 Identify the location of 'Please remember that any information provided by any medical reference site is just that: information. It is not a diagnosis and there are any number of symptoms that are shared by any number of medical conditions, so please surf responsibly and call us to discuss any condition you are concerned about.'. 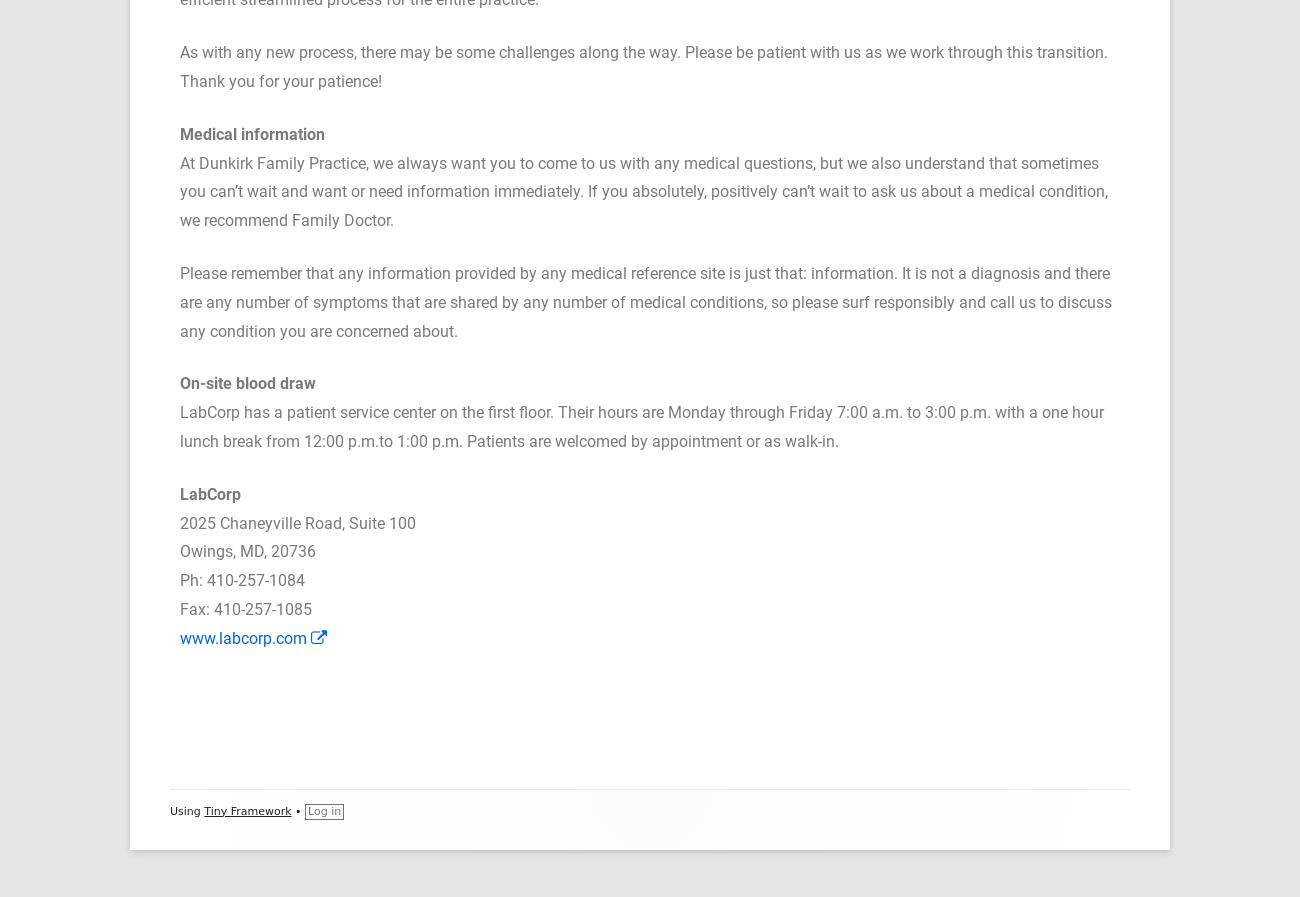
(645, 301).